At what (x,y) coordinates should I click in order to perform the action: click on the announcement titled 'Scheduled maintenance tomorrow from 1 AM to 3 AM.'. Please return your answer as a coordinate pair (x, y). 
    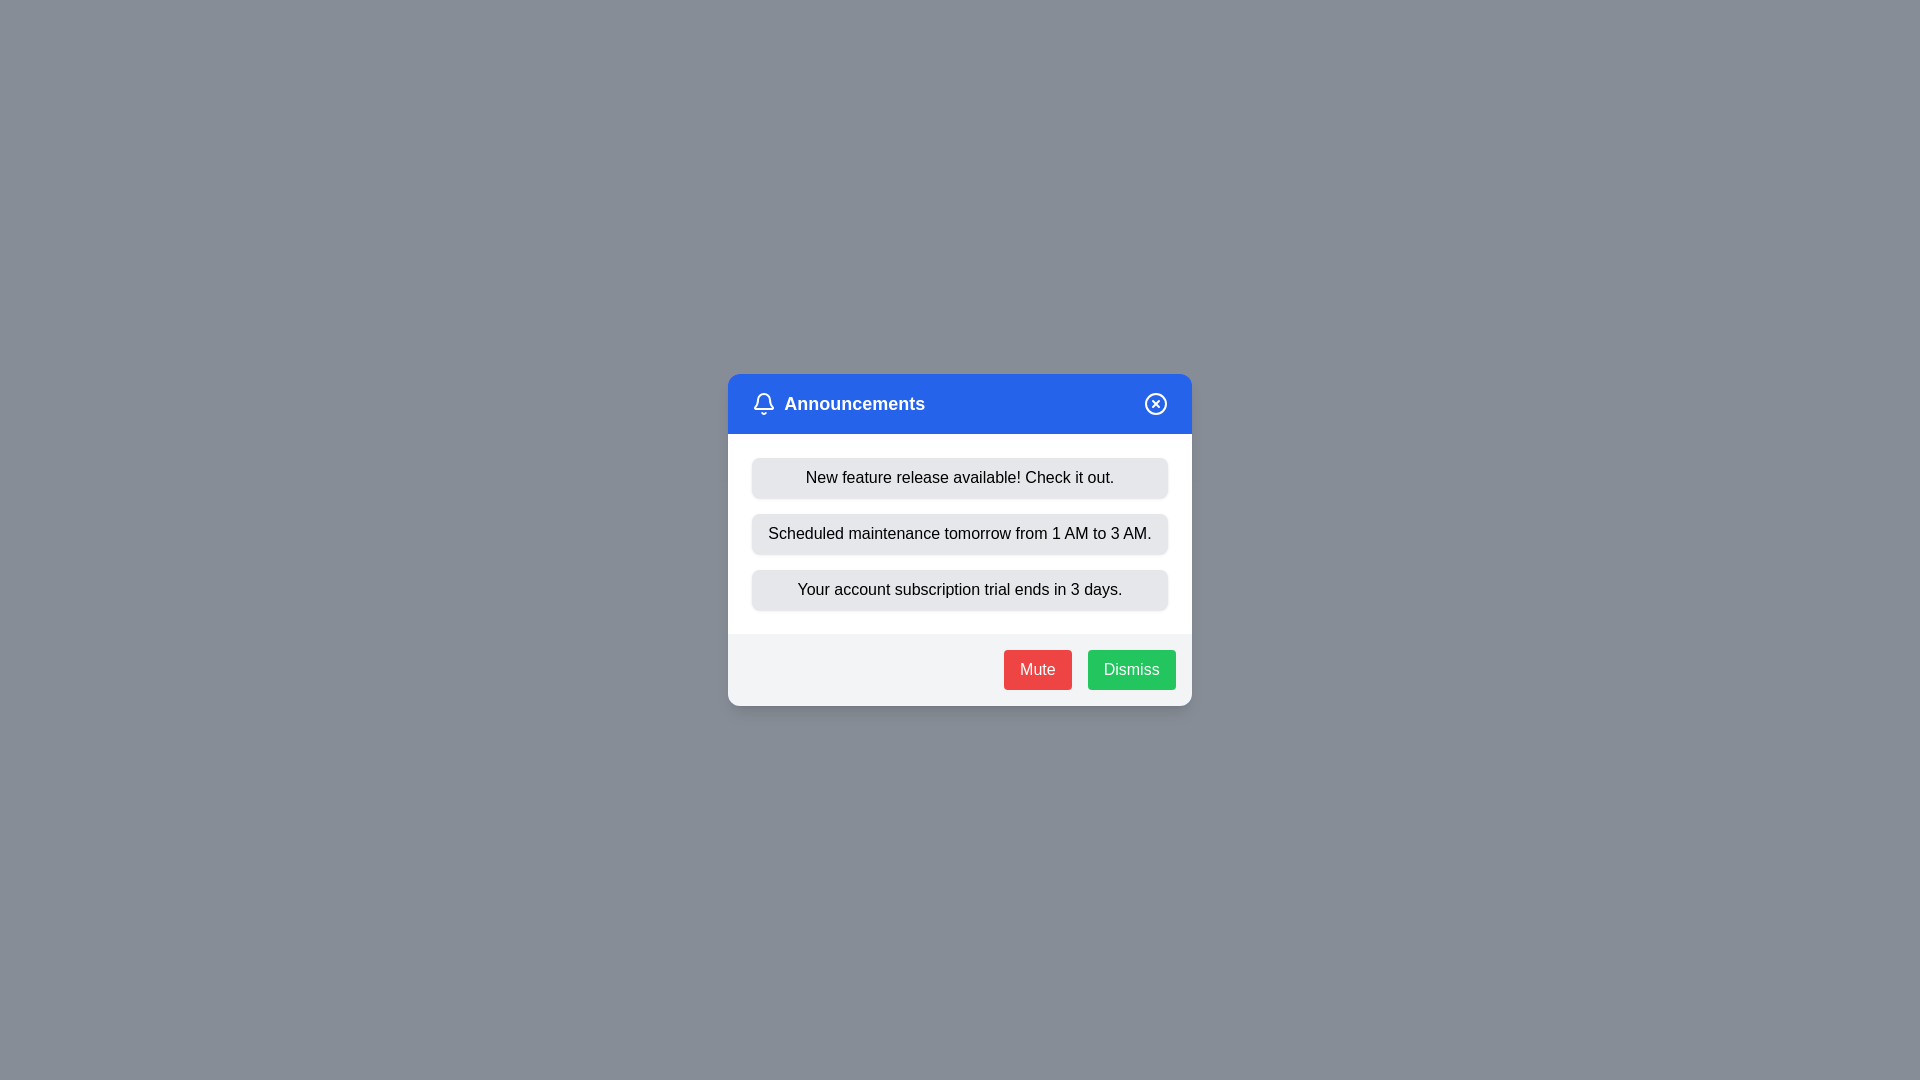
    Looking at the image, I should click on (960, 532).